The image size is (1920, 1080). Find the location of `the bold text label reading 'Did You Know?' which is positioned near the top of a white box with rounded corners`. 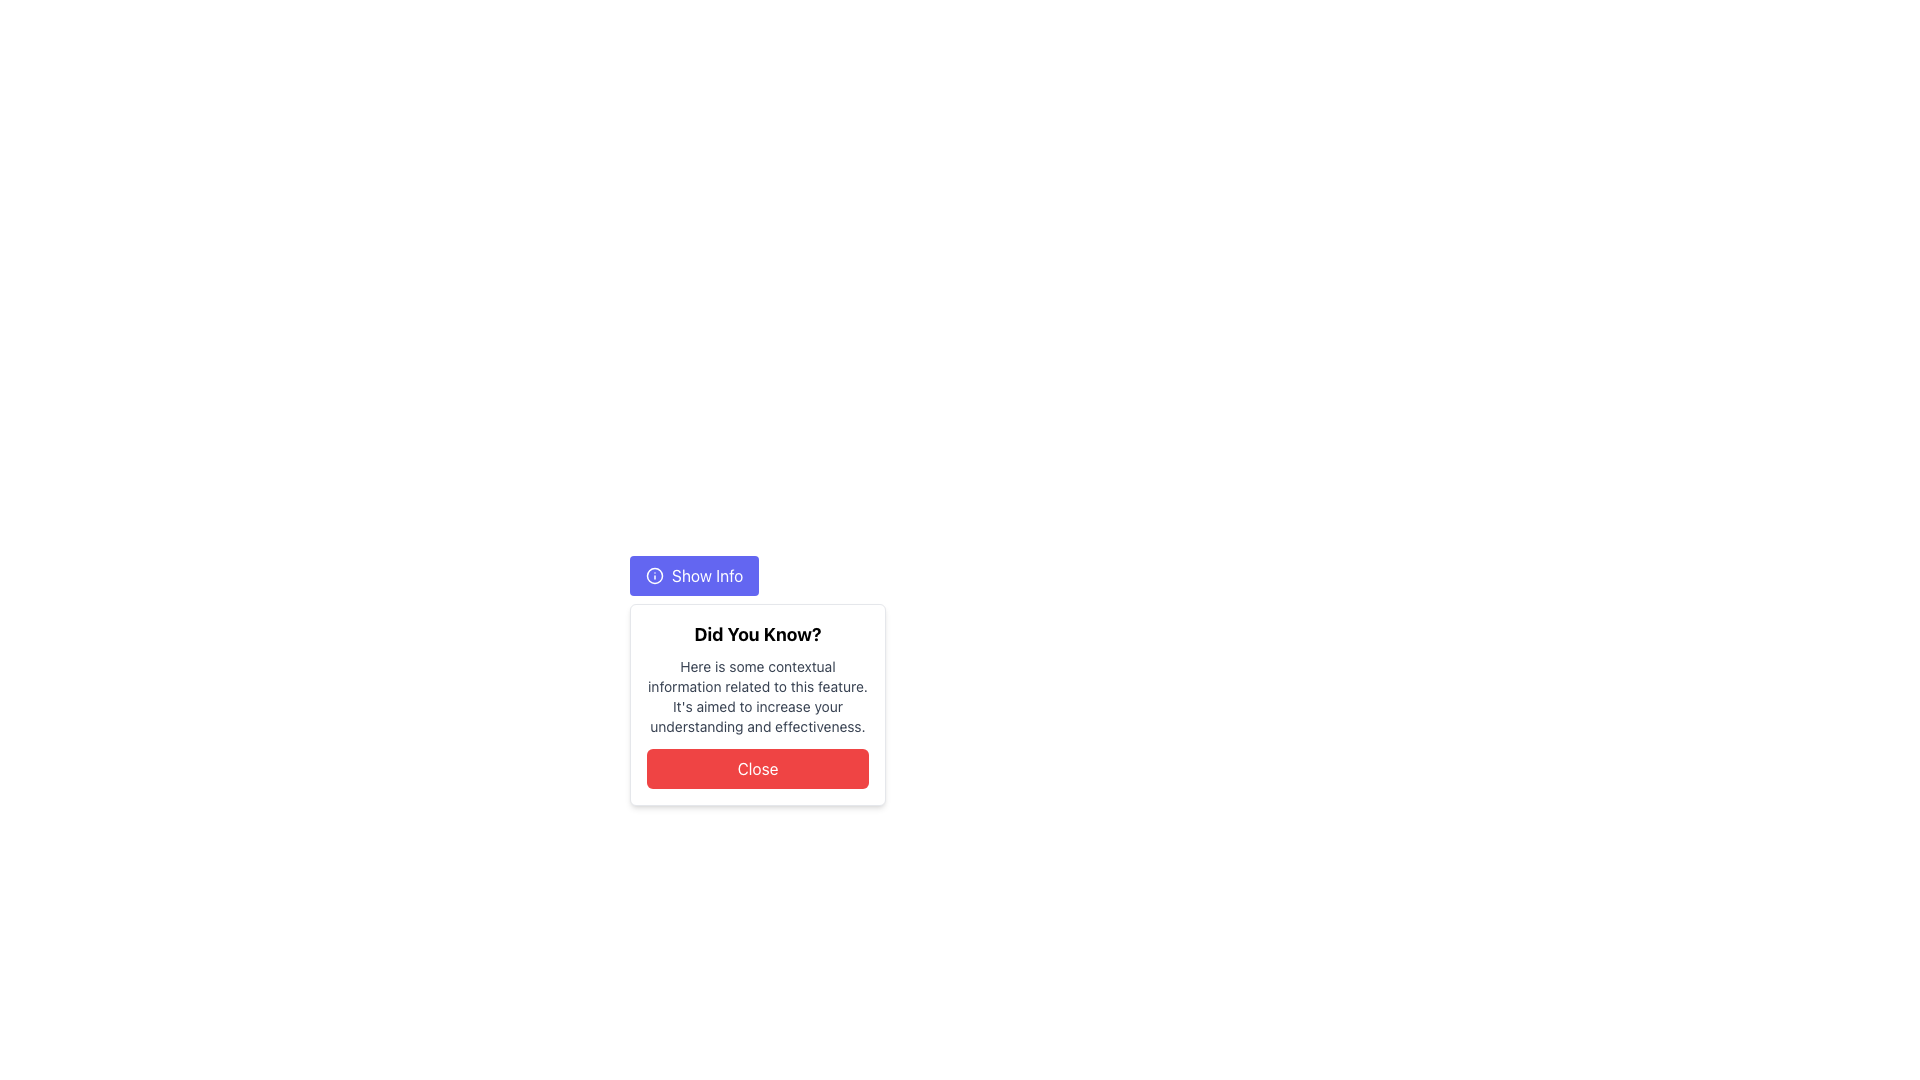

the bold text label reading 'Did You Know?' which is positioned near the top of a white box with rounded corners is located at coordinates (757, 635).